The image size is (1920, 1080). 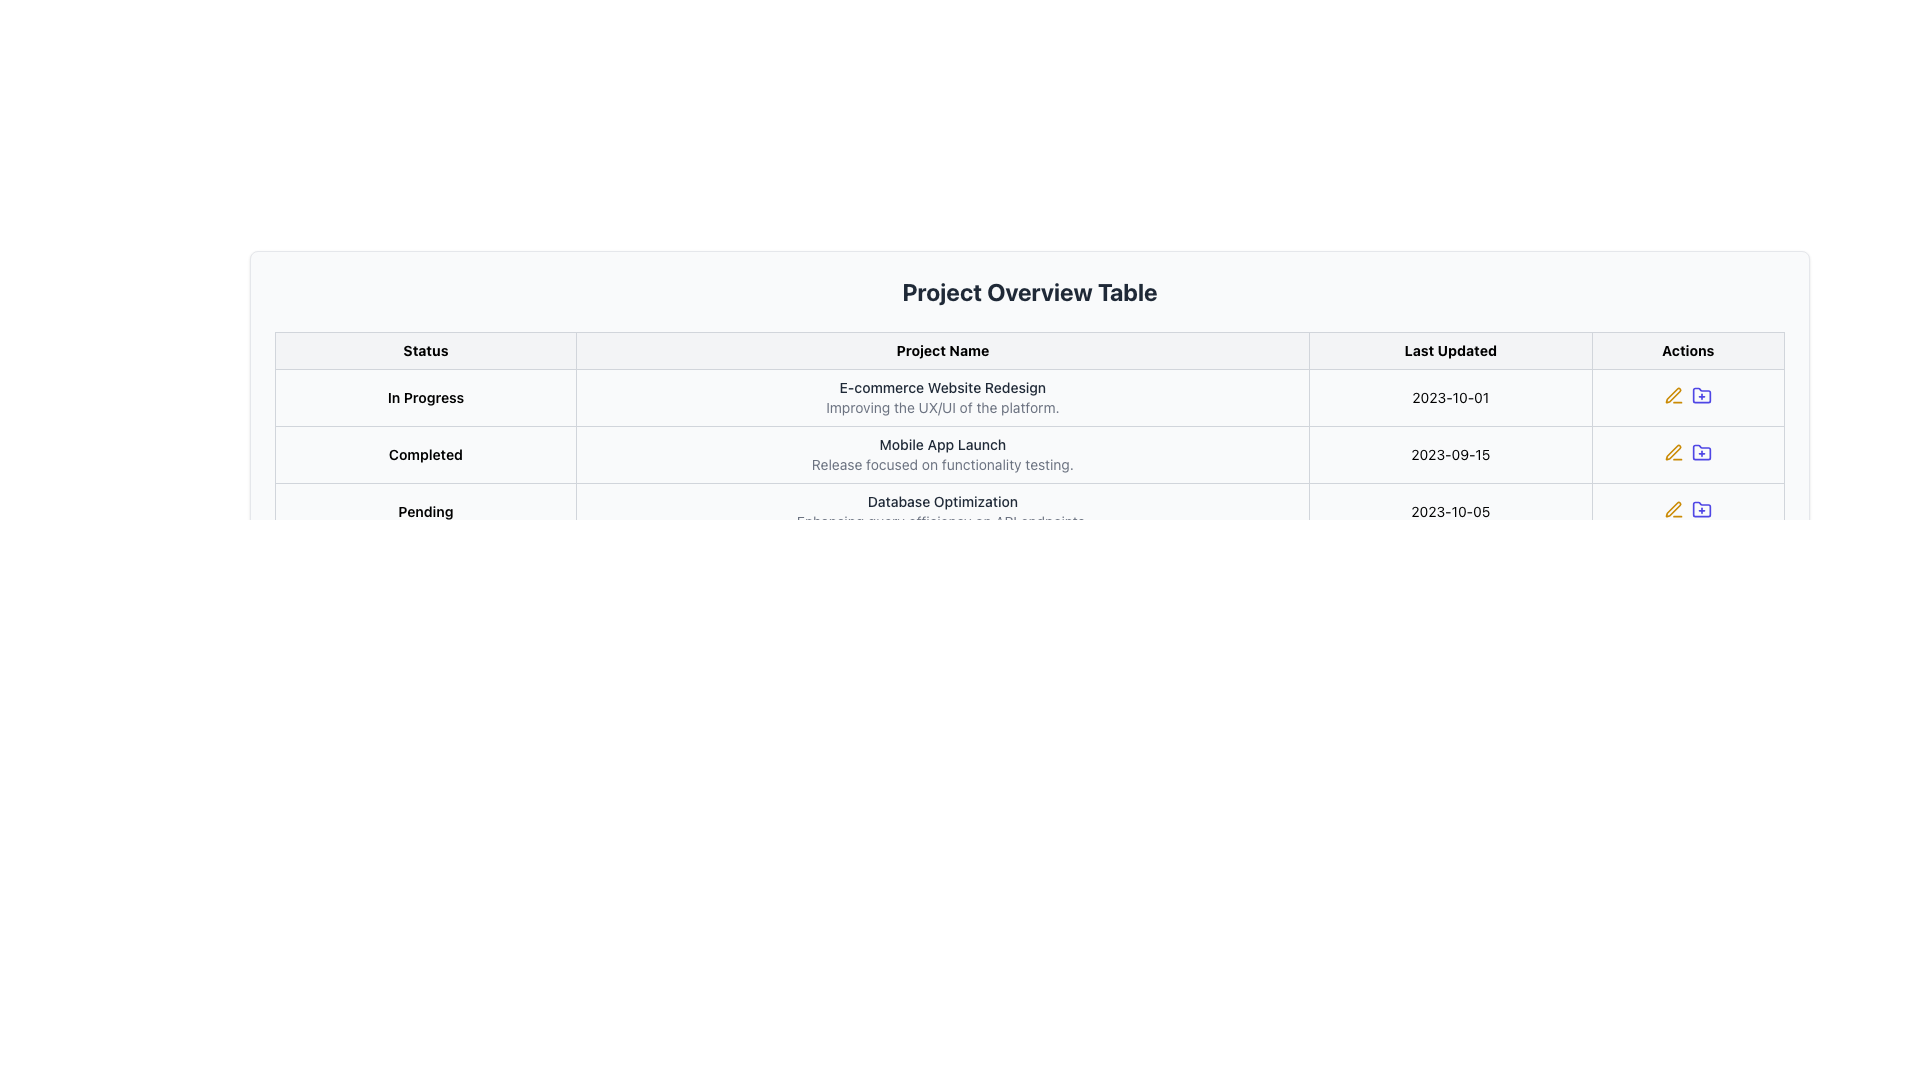 What do you see at coordinates (424, 397) in the screenshot?
I see `text contained in the 'Status' text label indicating the current state of the 'E-commerce Website Redesign' project, which is actively being worked on` at bounding box center [424, 397].